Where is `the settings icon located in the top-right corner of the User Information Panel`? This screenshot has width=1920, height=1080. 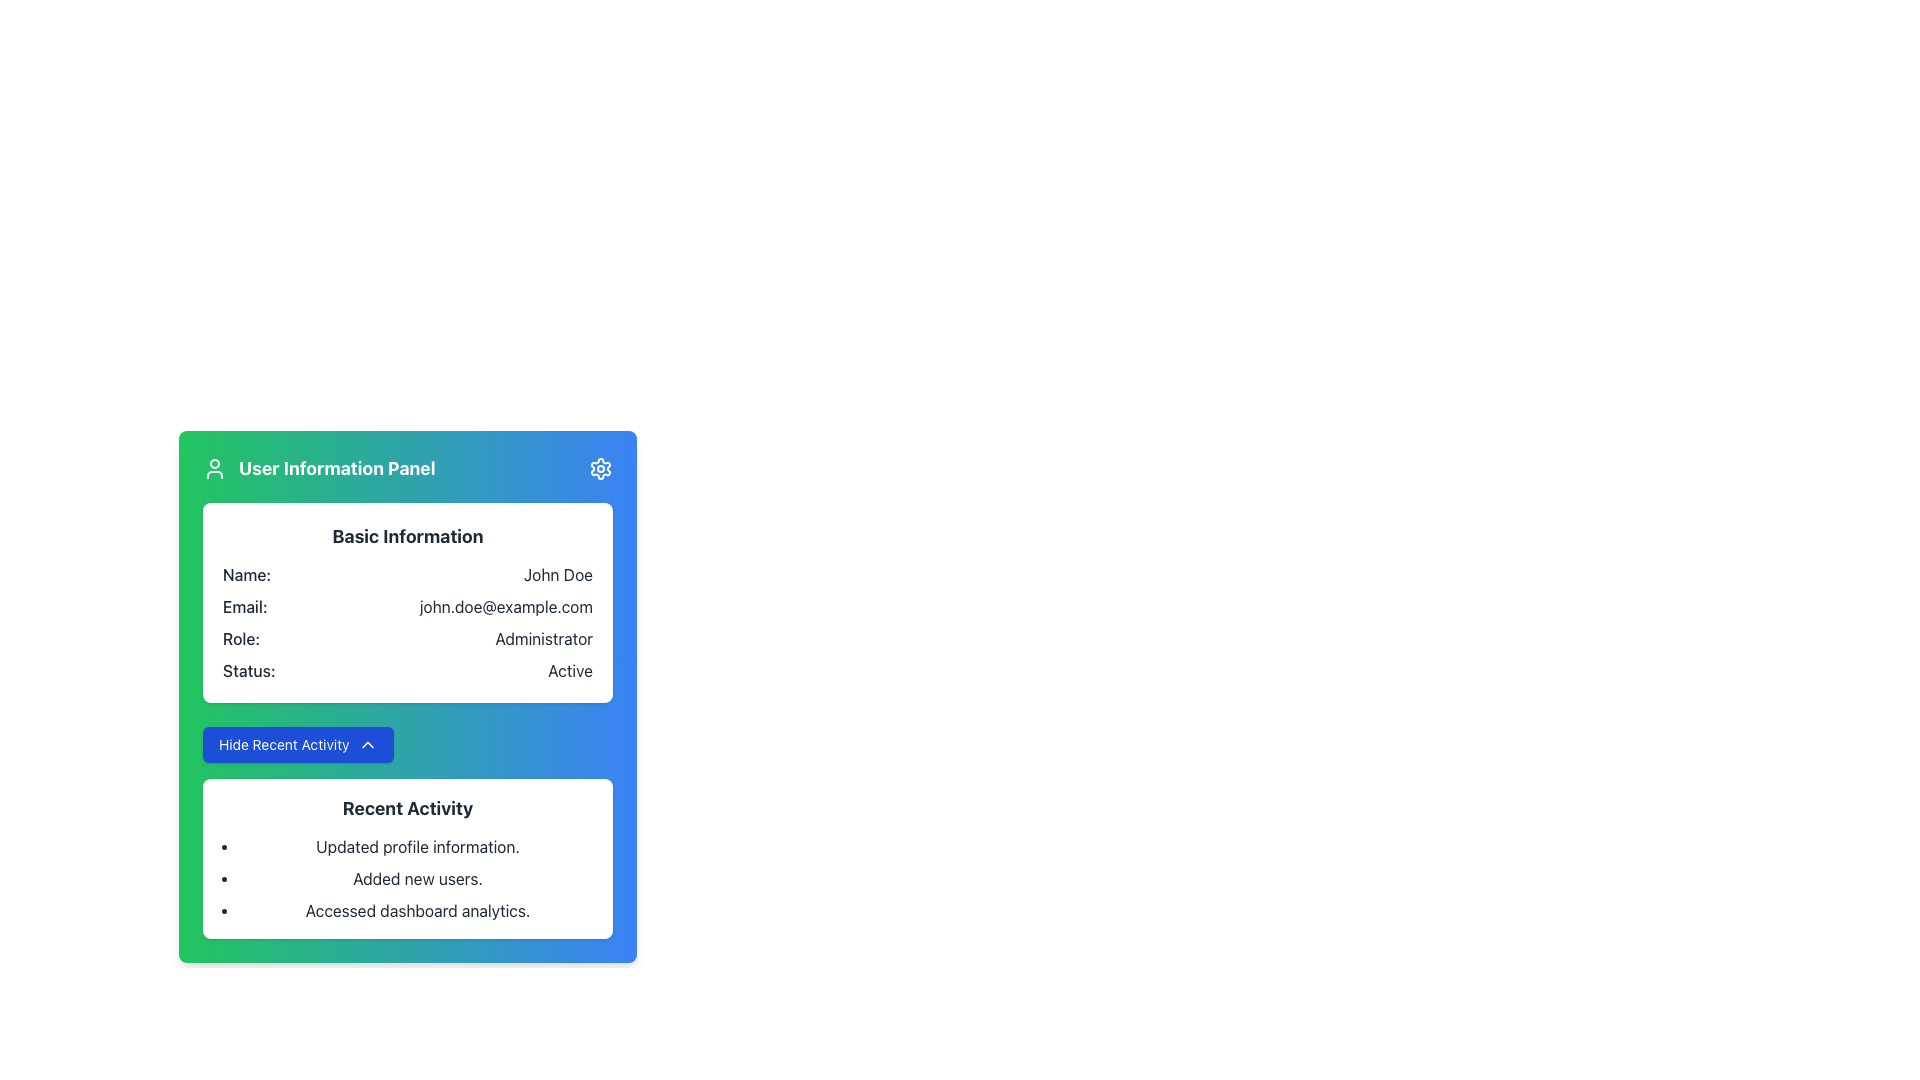
the settings icon located in the top-right corner of the User Information Panel is located at coordinates (599, 469).